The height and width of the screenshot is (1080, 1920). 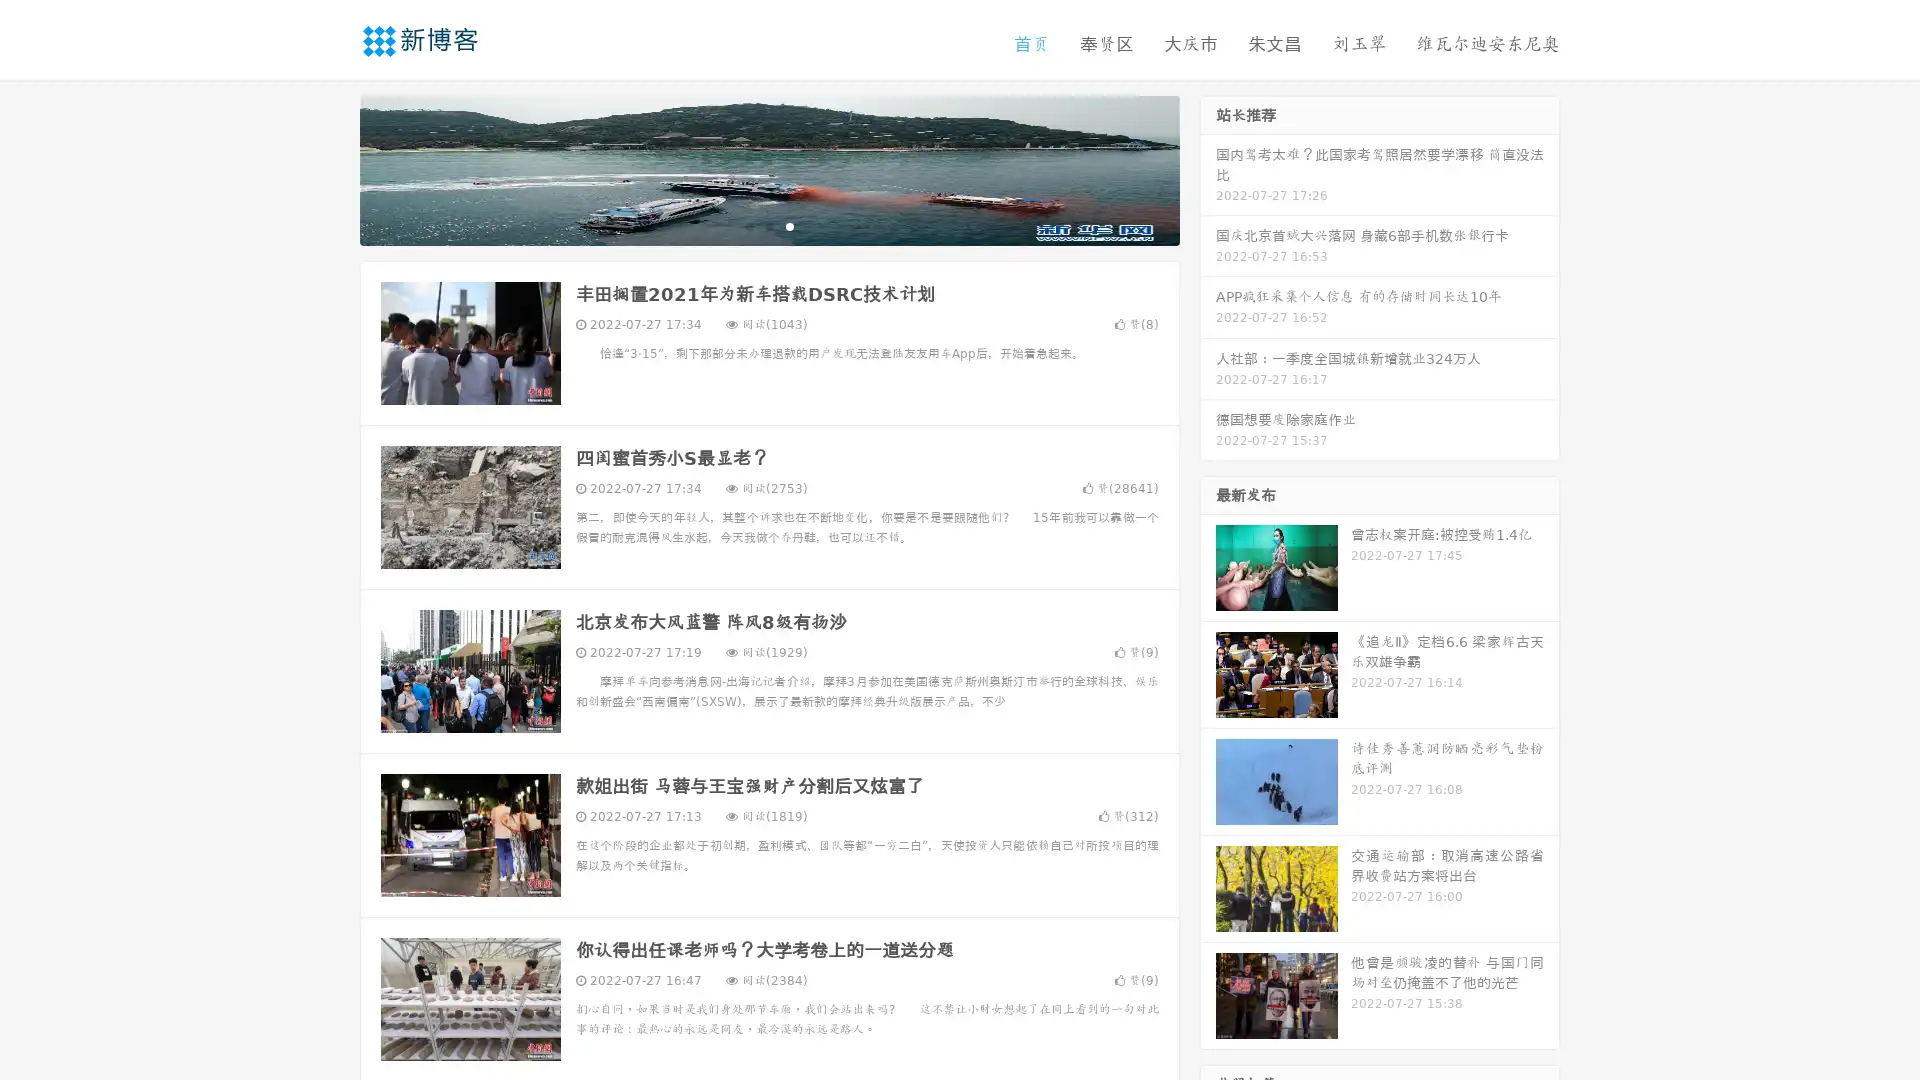 What do you see at coordinates (1208, 168) in the screenshot?
I see `Next slide` at bounding box center [1208, 168].